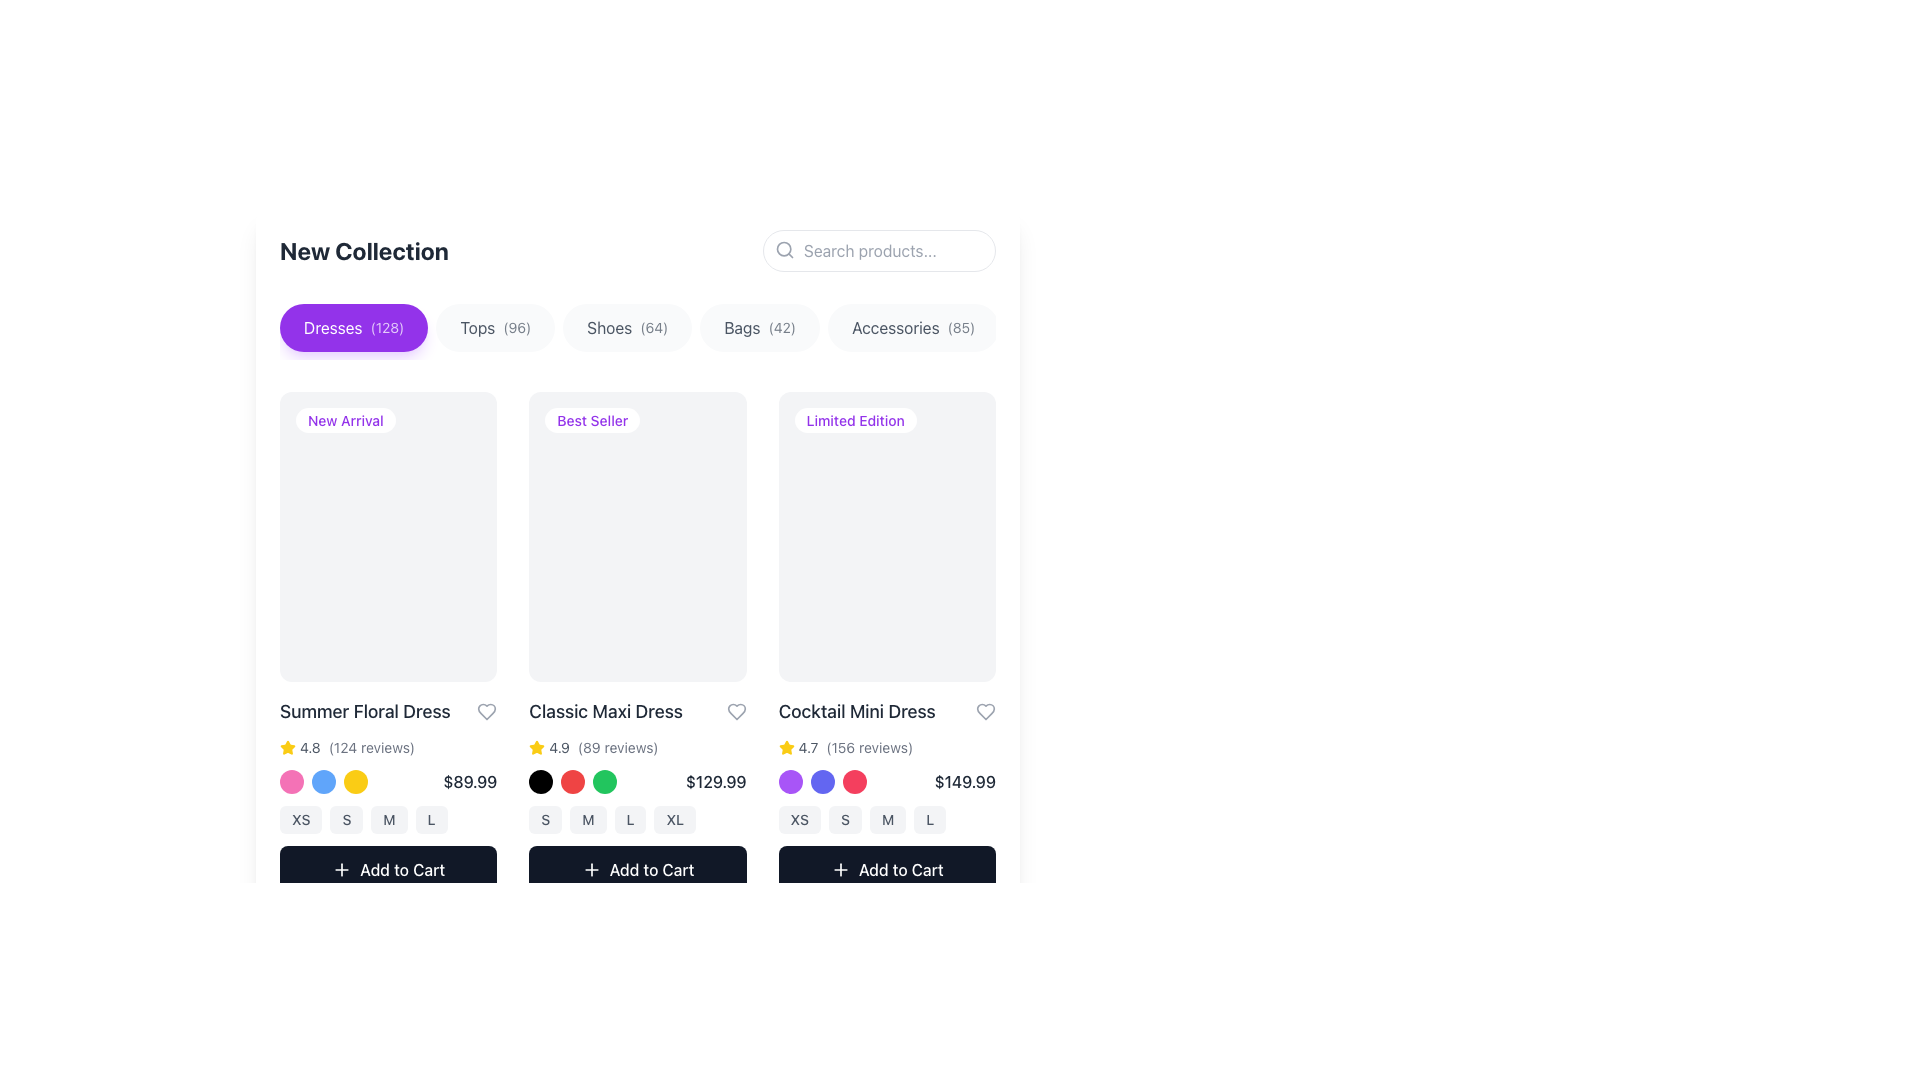  What do you see at coordinates (886, 819) in the screenshot?
I see `the 'M' size button, which is the third button in a horizontal list of size options below the 'Cocktail Mini Dress' product card` at bounding box center [886, 819].